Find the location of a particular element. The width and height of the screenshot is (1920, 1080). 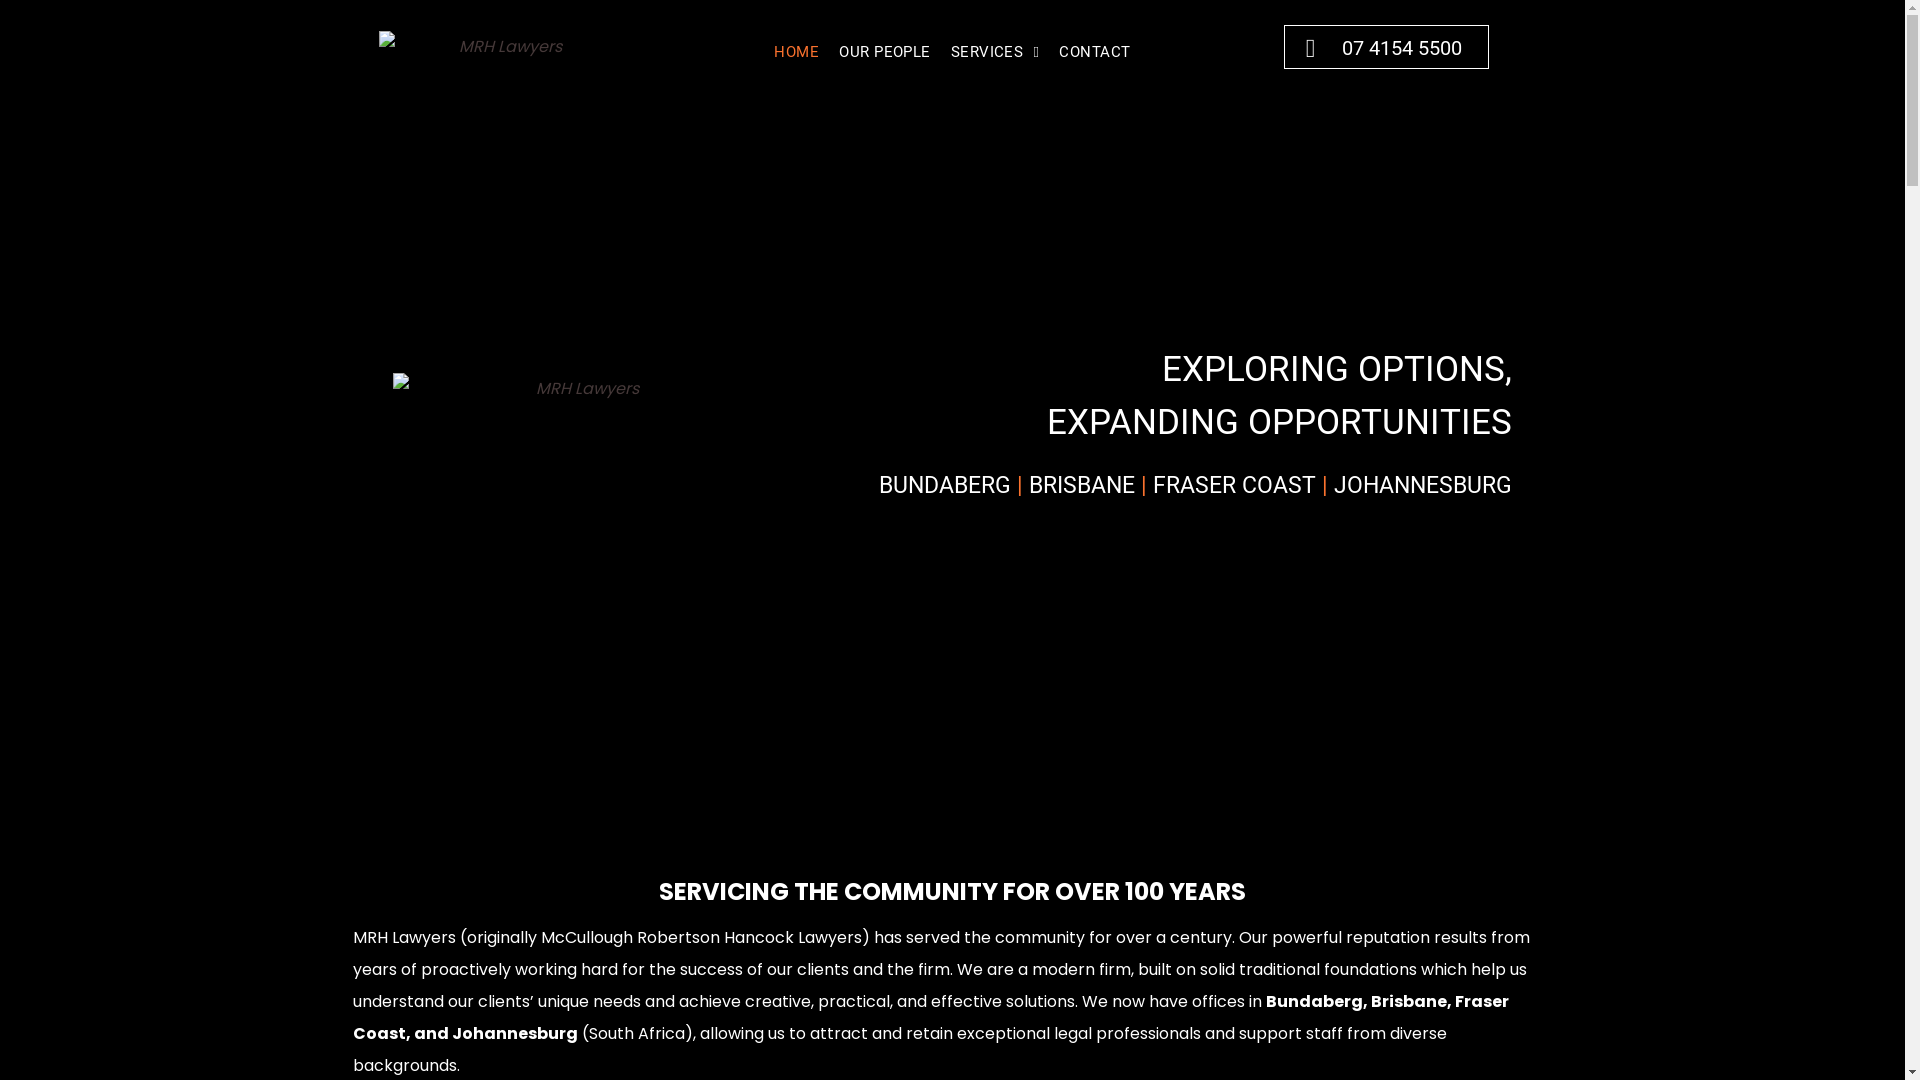

'SERVICES' is located at coordinates (995, 50).